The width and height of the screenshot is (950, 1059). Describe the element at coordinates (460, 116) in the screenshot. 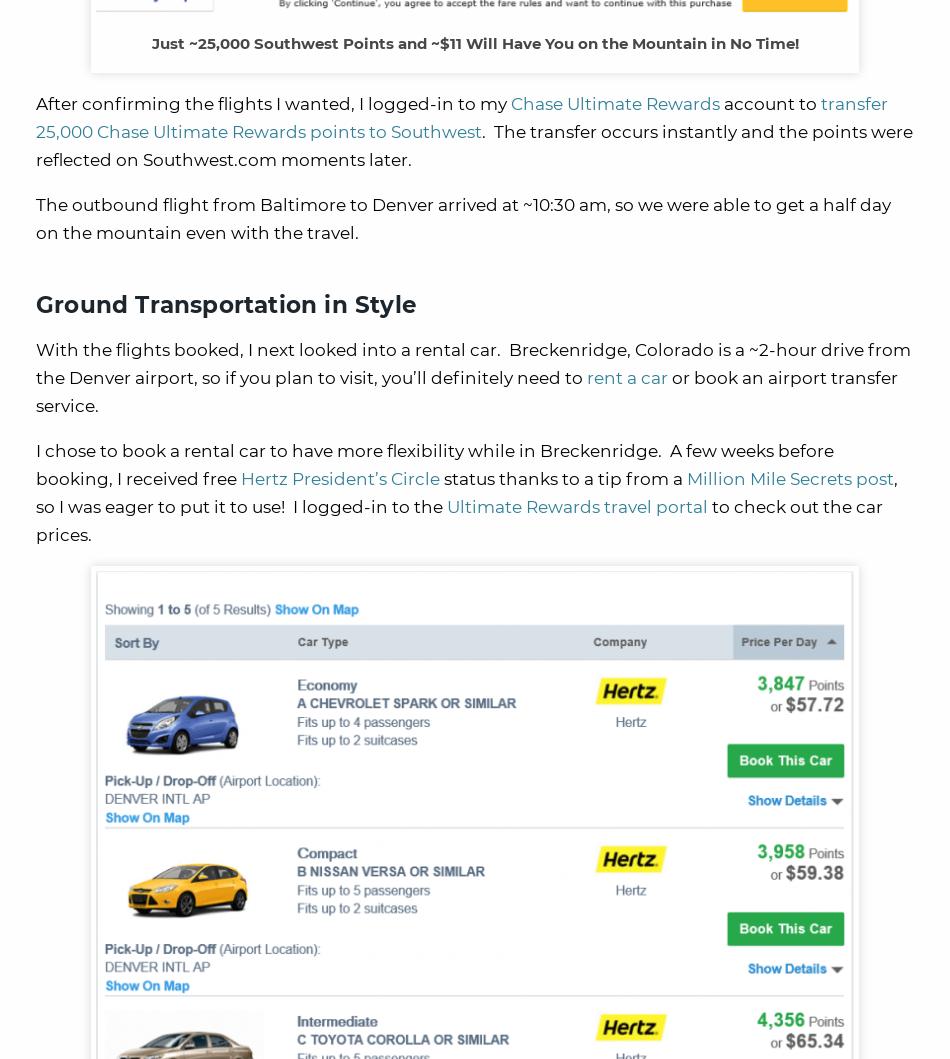

I see `'transfer 25,000 Chase Ultimate Rewards points to Southwest'` at that location.